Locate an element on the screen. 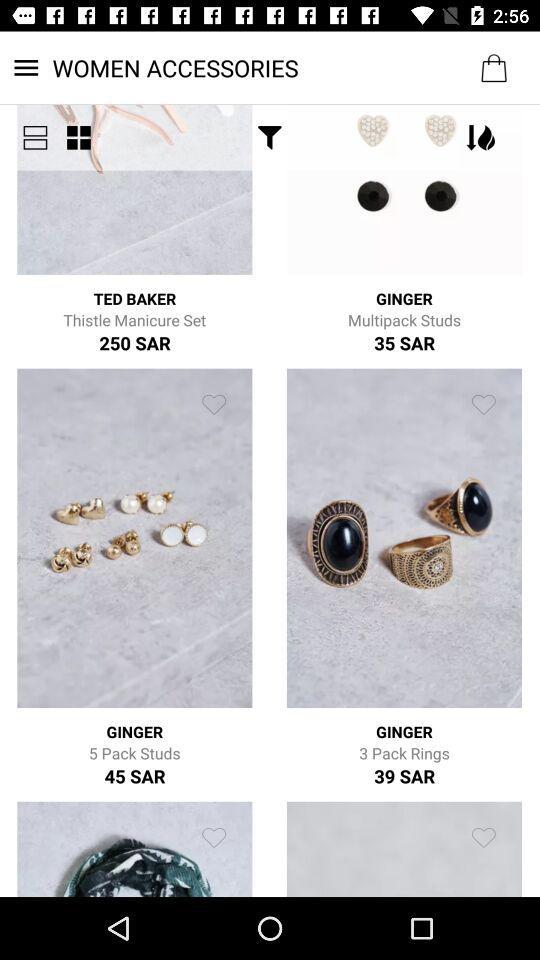 This screenshot has width=540, height=960. the first image in the second row is located at coordinates (135, 537).